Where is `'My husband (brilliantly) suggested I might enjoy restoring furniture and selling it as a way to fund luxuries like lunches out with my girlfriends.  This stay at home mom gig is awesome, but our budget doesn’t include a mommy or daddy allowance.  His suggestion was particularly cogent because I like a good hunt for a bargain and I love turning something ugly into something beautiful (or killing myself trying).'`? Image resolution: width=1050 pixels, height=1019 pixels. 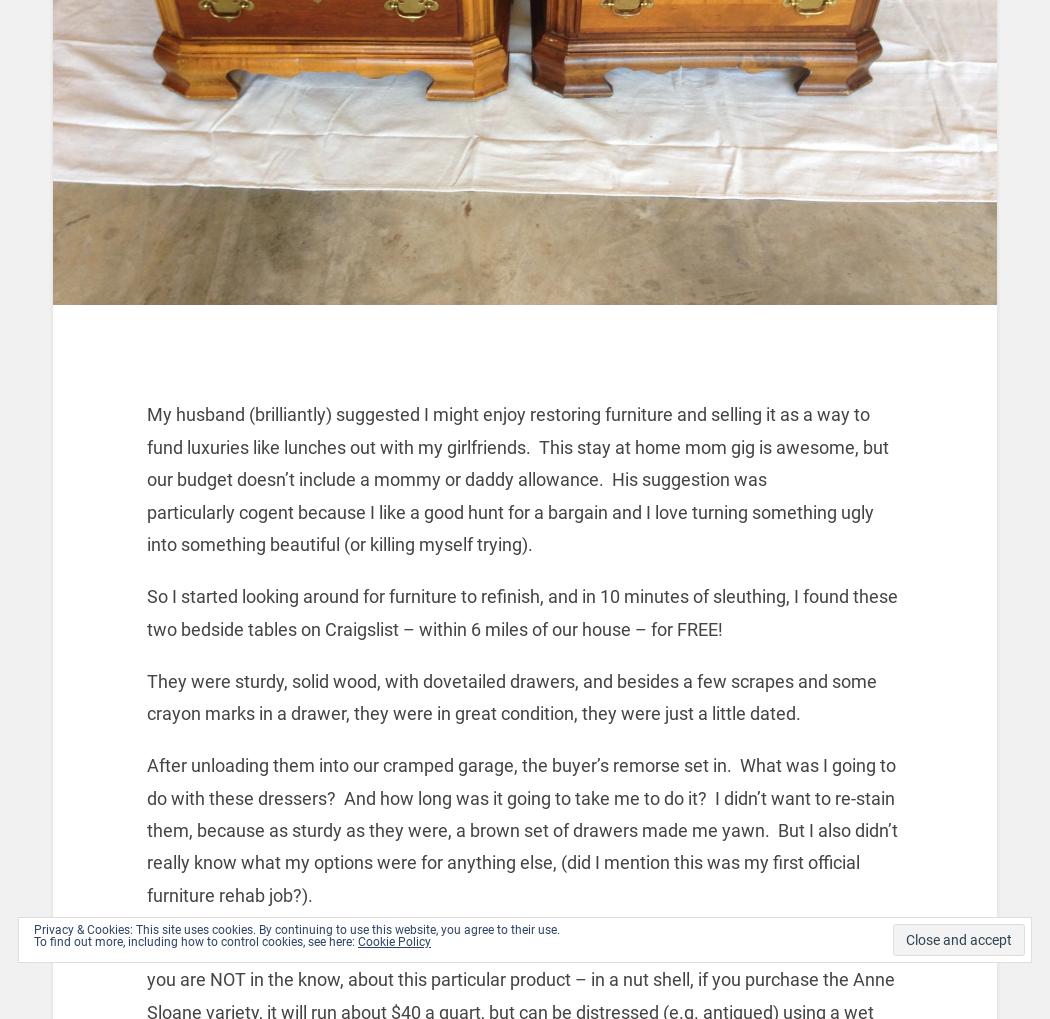 'My husband (brilliantly) suggested I might enjoy restoring furniture and selling it as a way to fund luxuries like lunches out with my girlfriends.  This stay at home mom gig is awesome, but our budget doesn’t include a mommy or daddy allowance.  His suggestion was particularly cogent because I like a good hunt for a bargain and I love turning something ugly into something beautiful (or killing myself trying).' is located at coordinates (146, 478).